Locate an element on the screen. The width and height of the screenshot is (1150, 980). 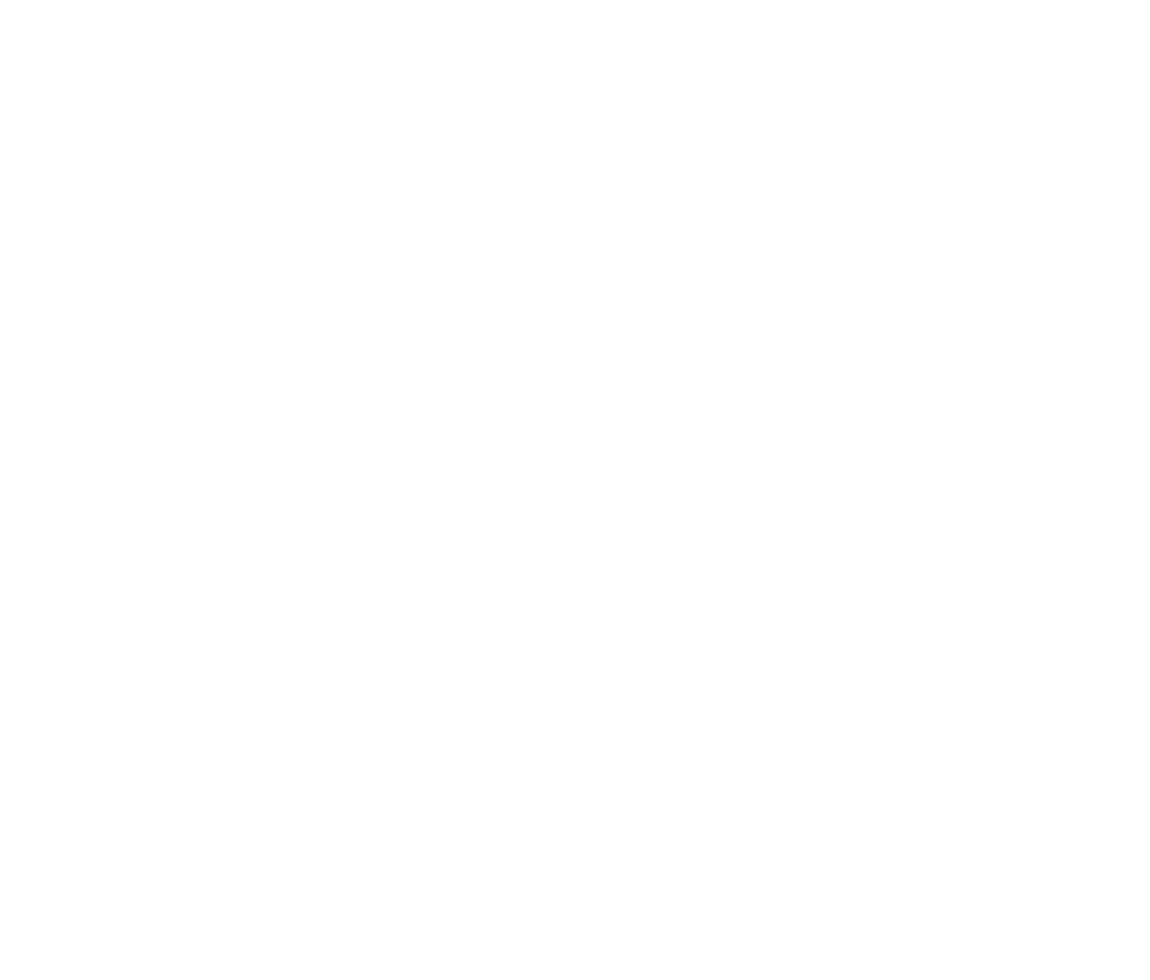
'HARMAN (' is located at coordinates (70, 239).